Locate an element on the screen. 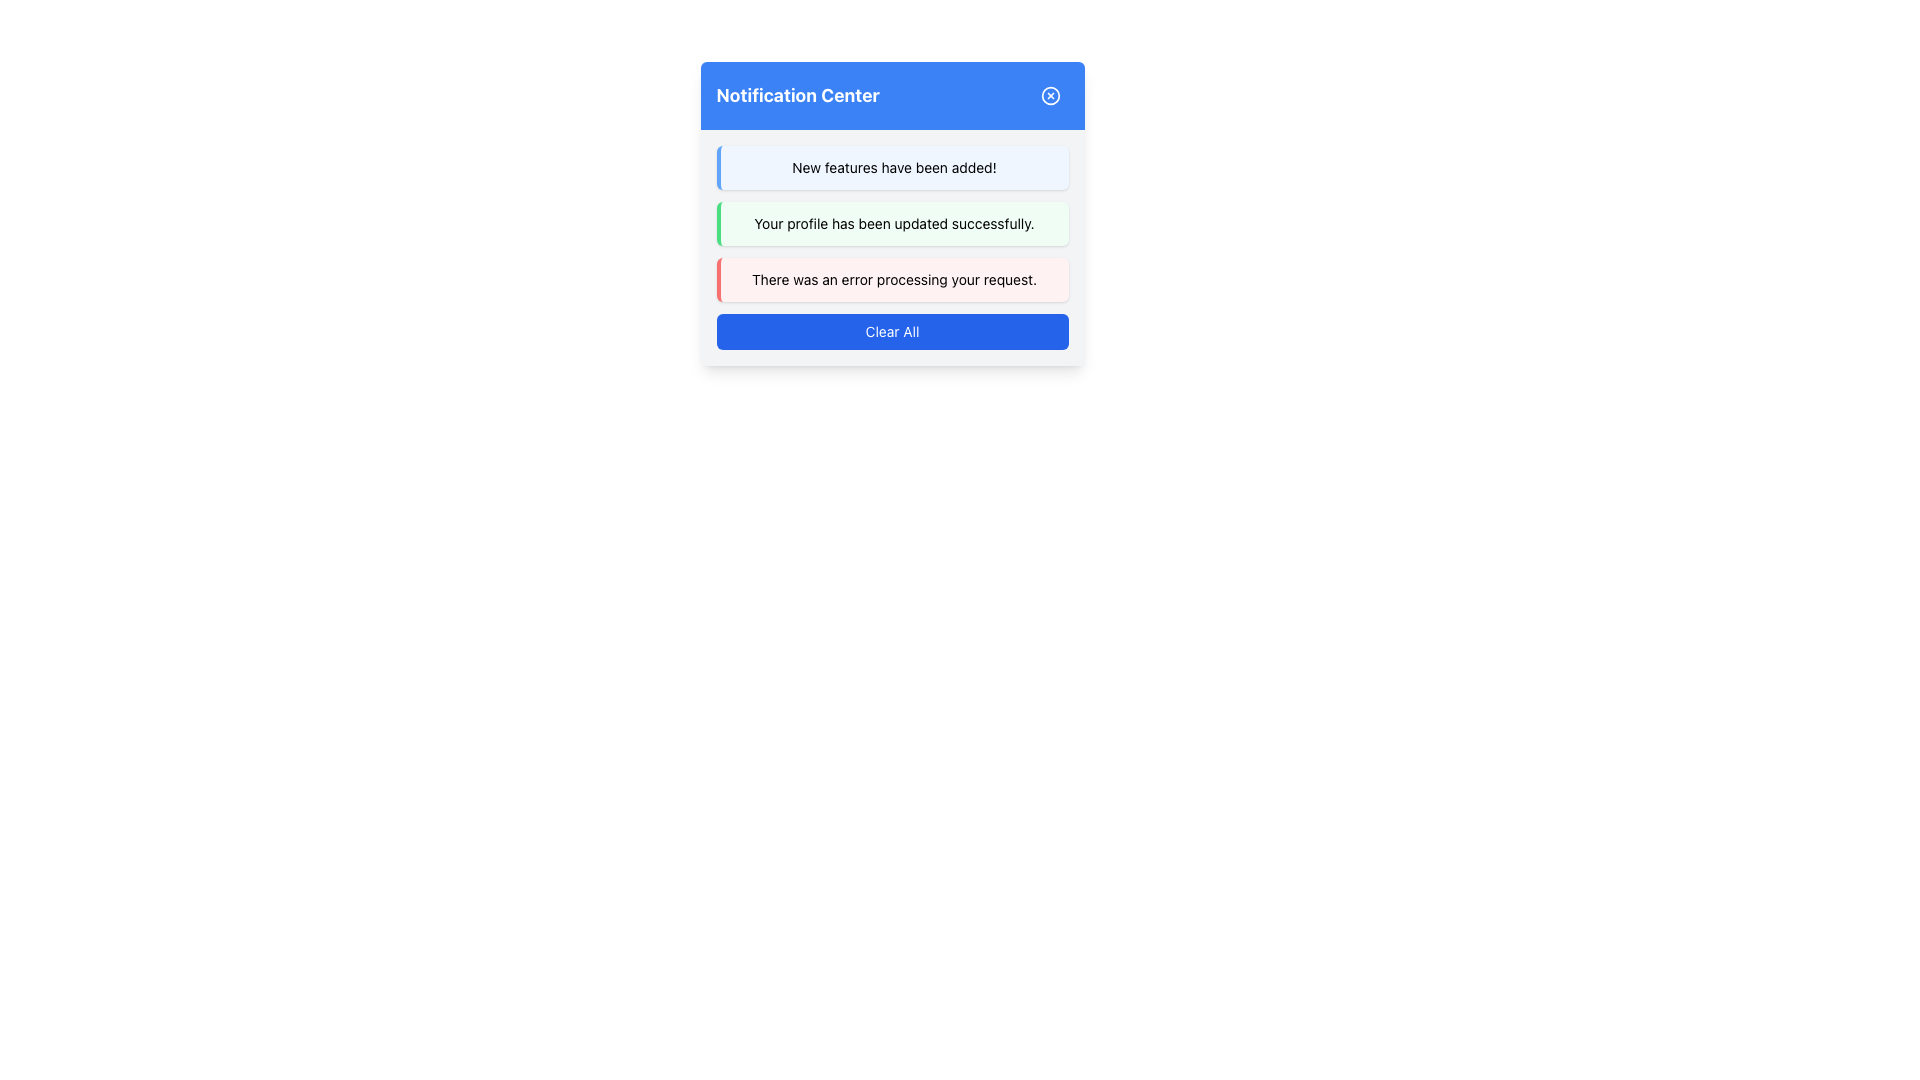 This screenshot has height=1080, width=1920. the second notification item in the Notification Center card to emphasize it is located at coordinates (891, 213).